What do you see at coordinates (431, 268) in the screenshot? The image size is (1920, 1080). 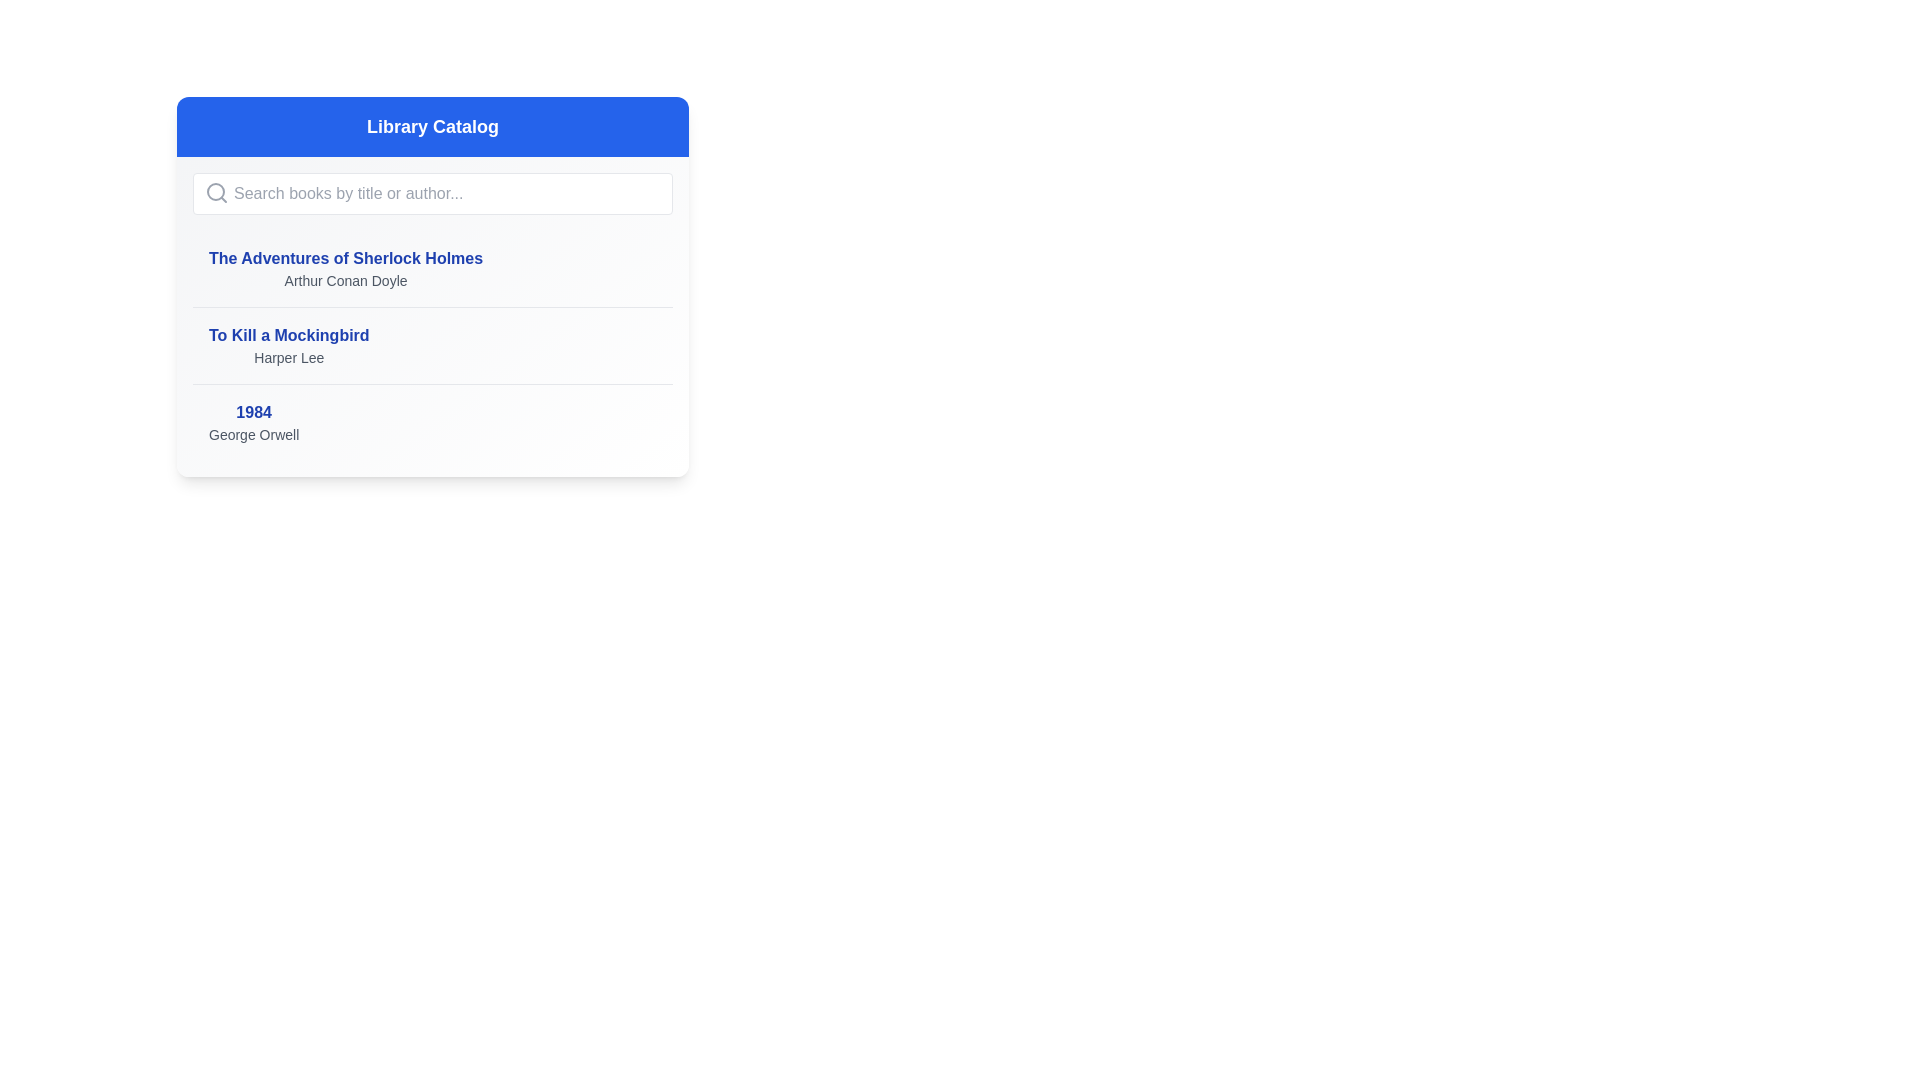 I see `the first book entry in the 'Library Catalog'` at bounding box center [431, 268].